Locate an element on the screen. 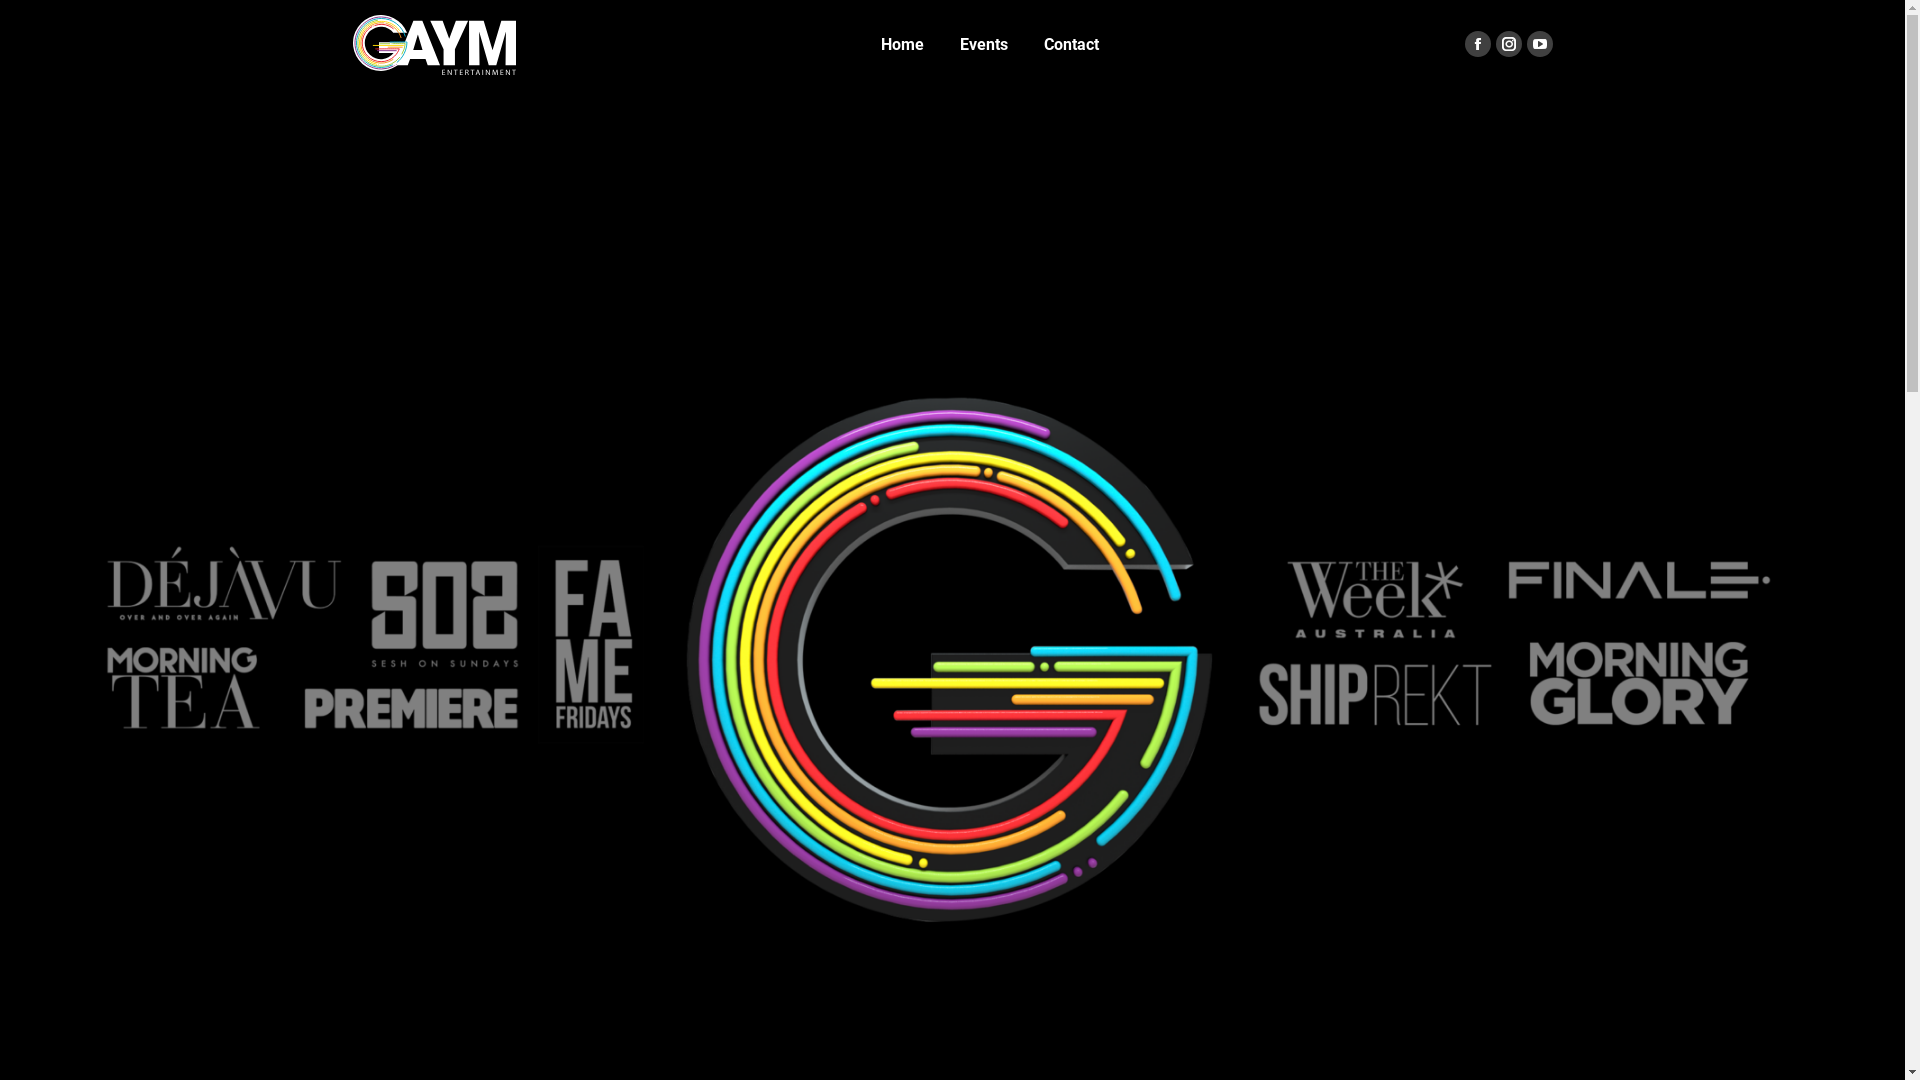  'Contact' is located at coordinates (1070, 45).